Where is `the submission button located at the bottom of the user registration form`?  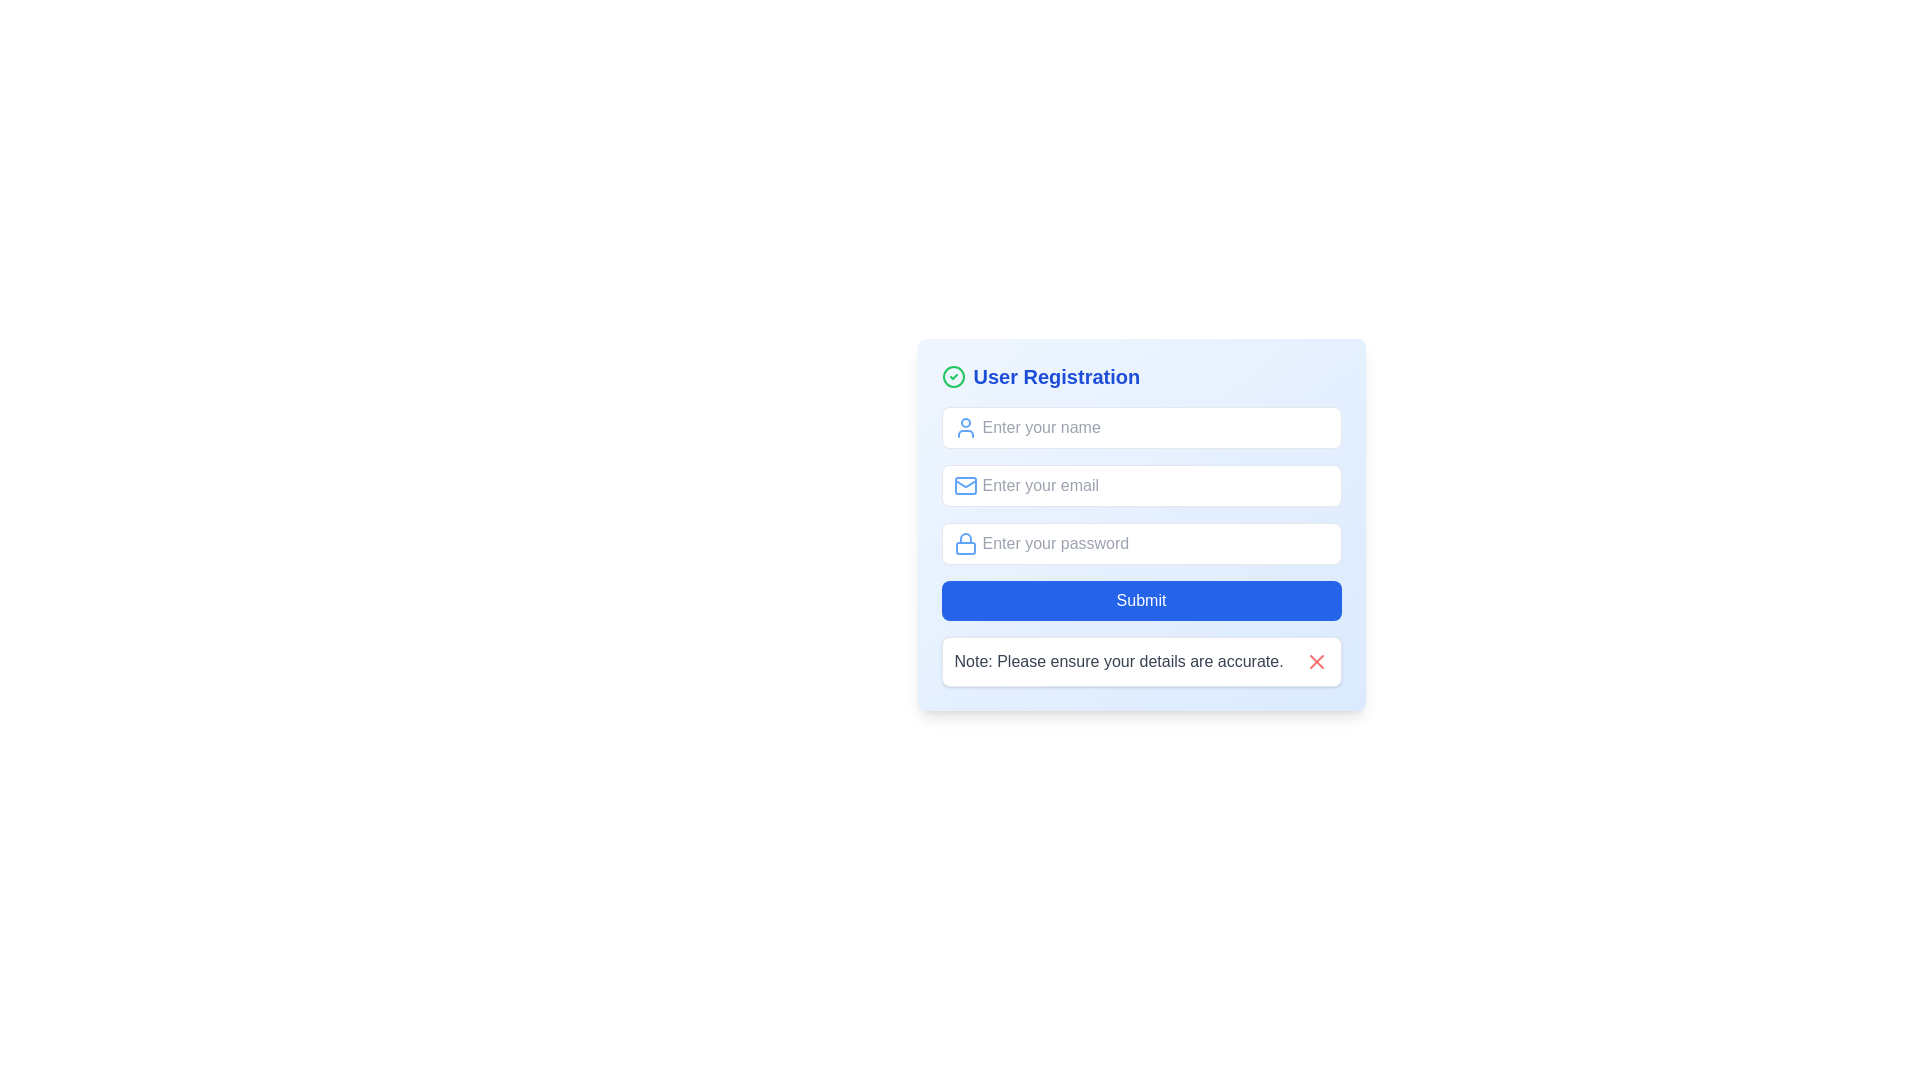 the submission button located at the bottom of the user registration form is located at coordinates (1141, 600).